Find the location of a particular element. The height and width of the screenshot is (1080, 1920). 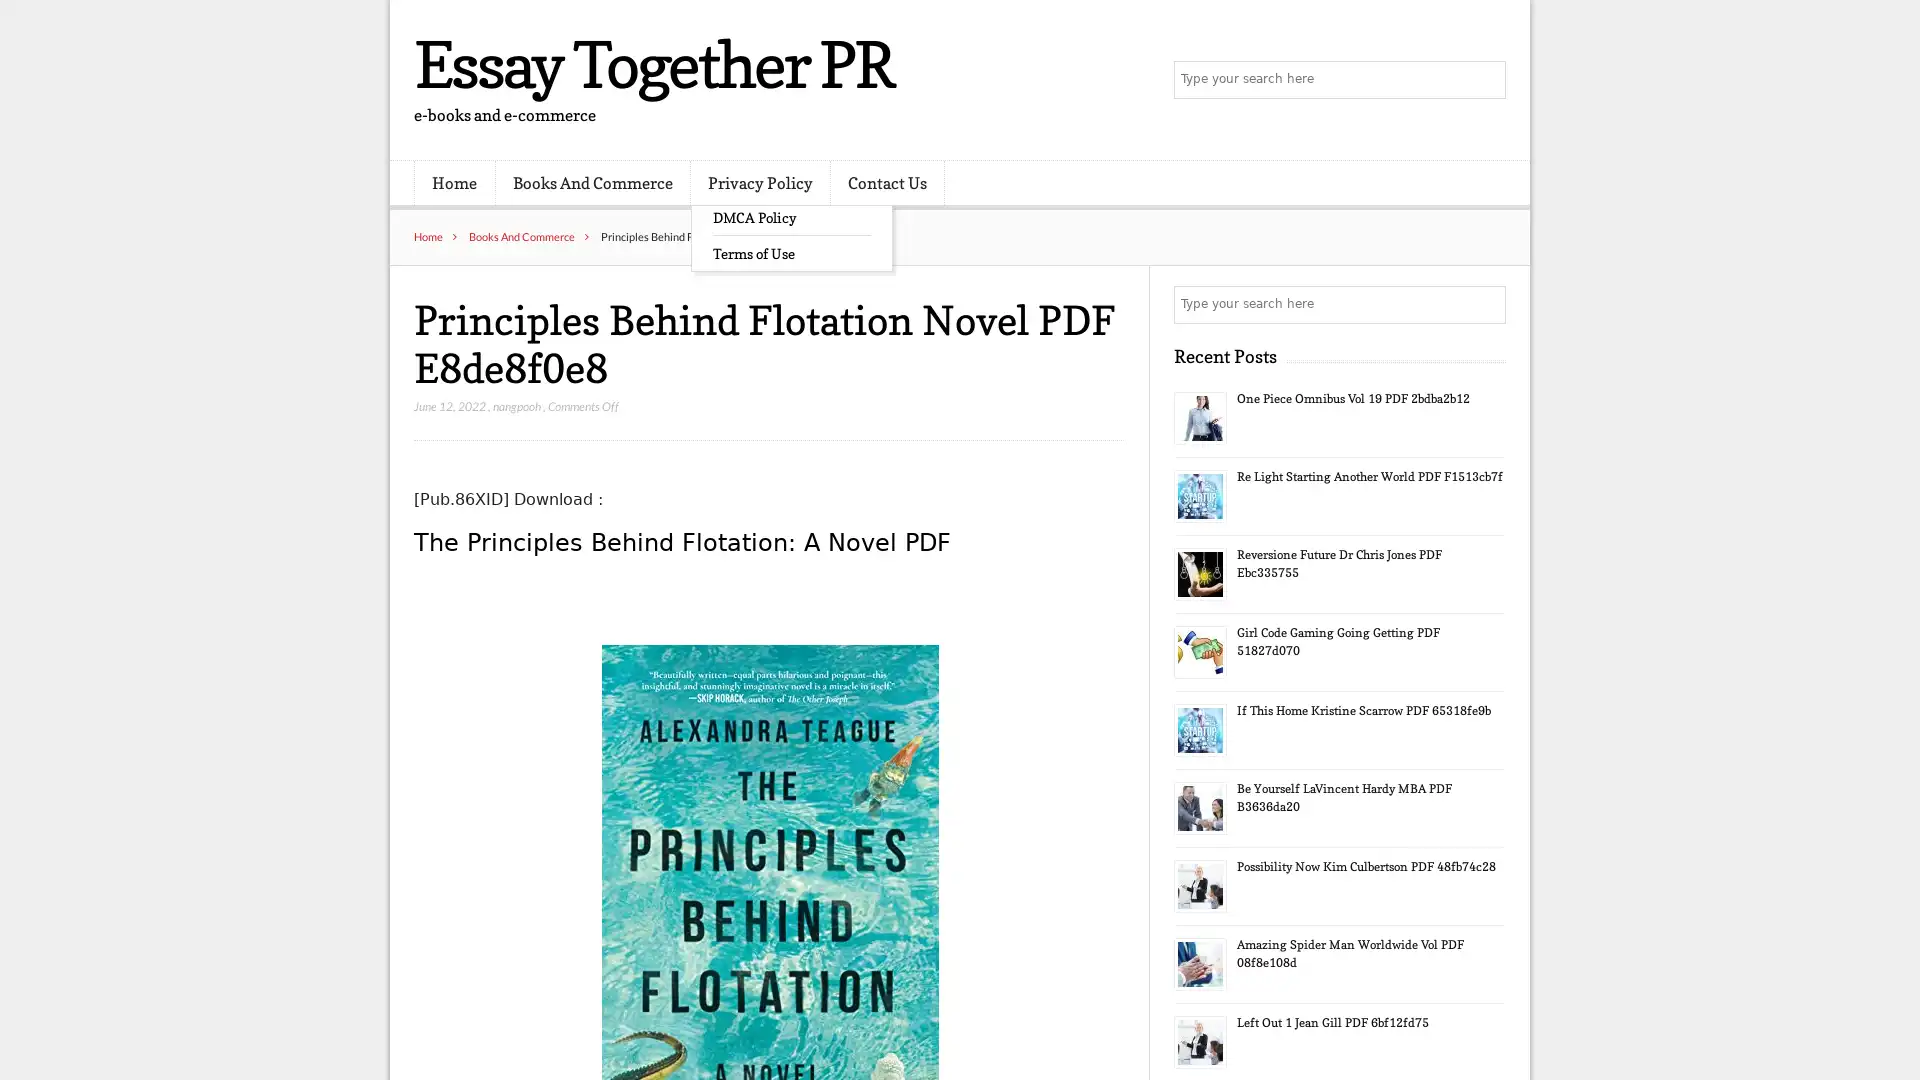

Search is located at coordinates (1485, 80).